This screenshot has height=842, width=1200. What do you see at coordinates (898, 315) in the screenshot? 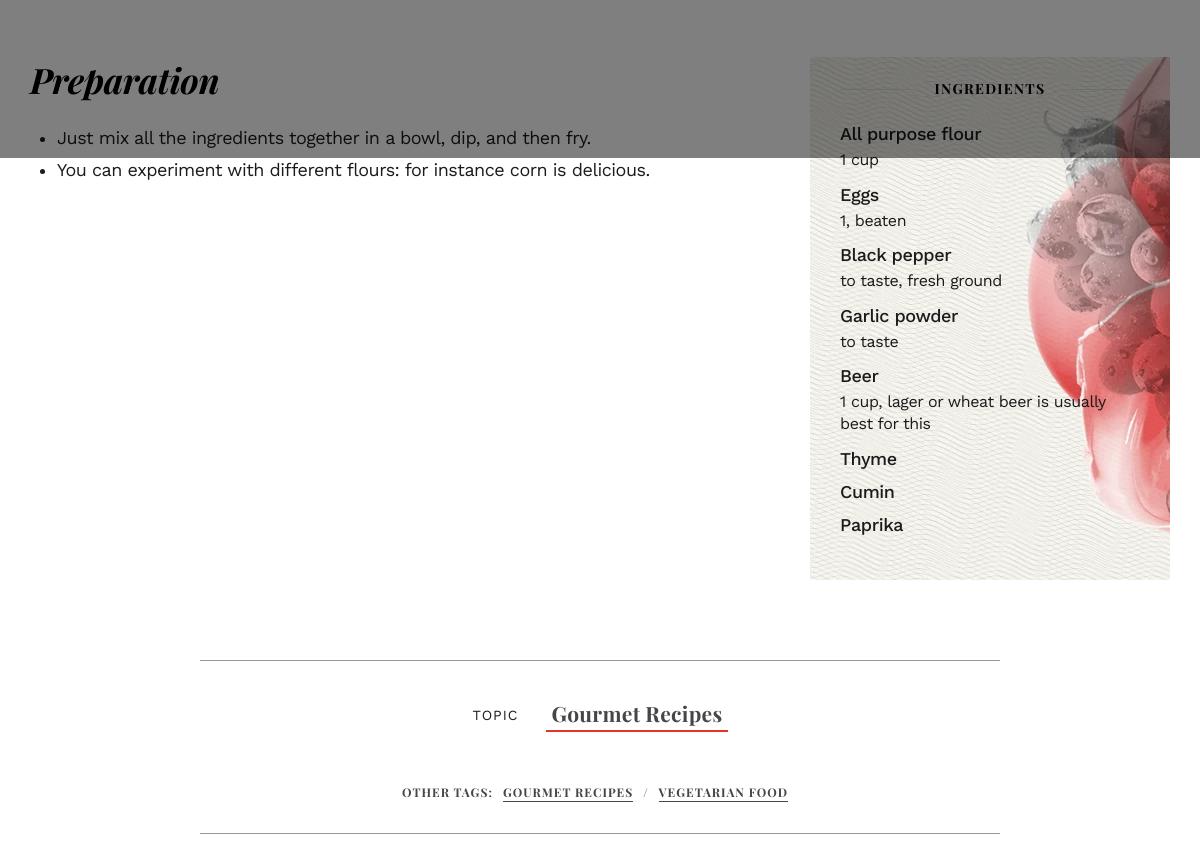
I see `'Garlic powder'` at bounding box center [898, 315].